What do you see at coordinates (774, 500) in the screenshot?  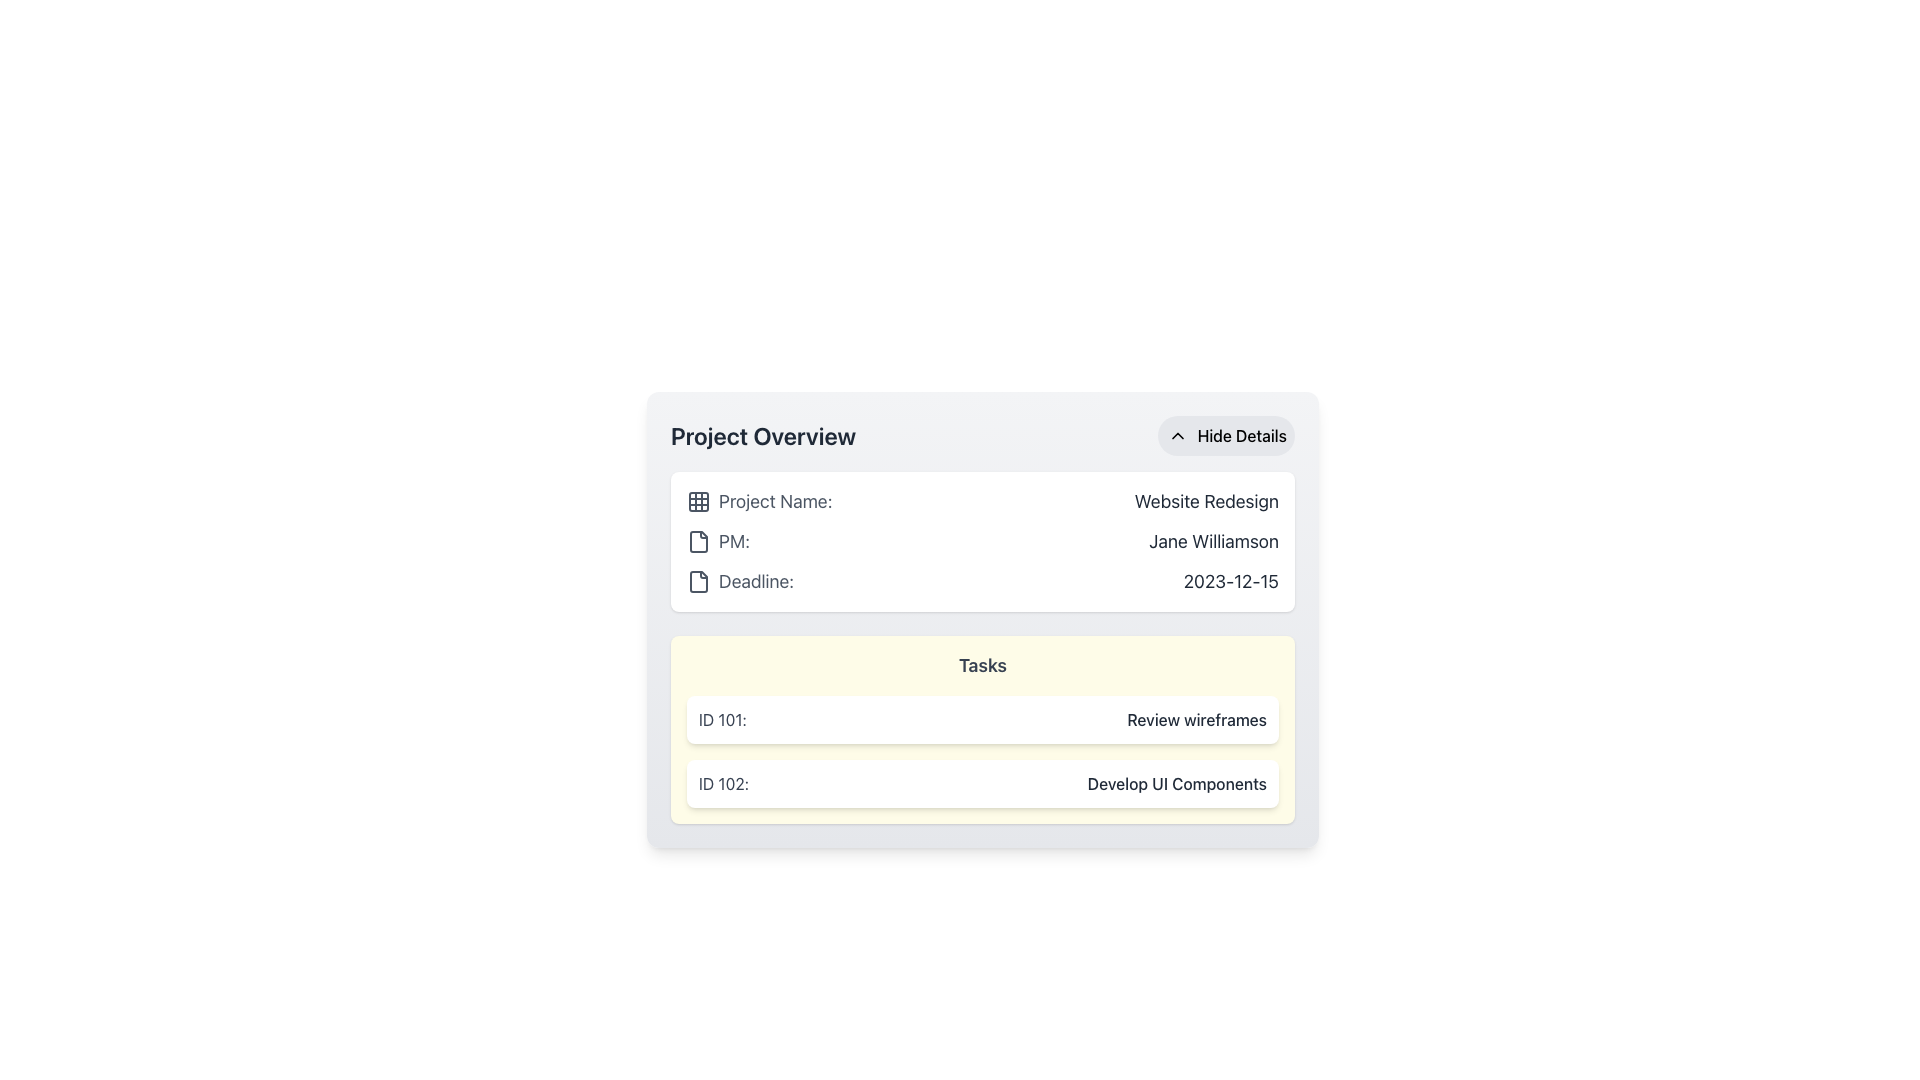 I see `the Text Label that serves as a label for the project name in the top left area of the 'Project Overview' card` at bounding box center [774, 500].